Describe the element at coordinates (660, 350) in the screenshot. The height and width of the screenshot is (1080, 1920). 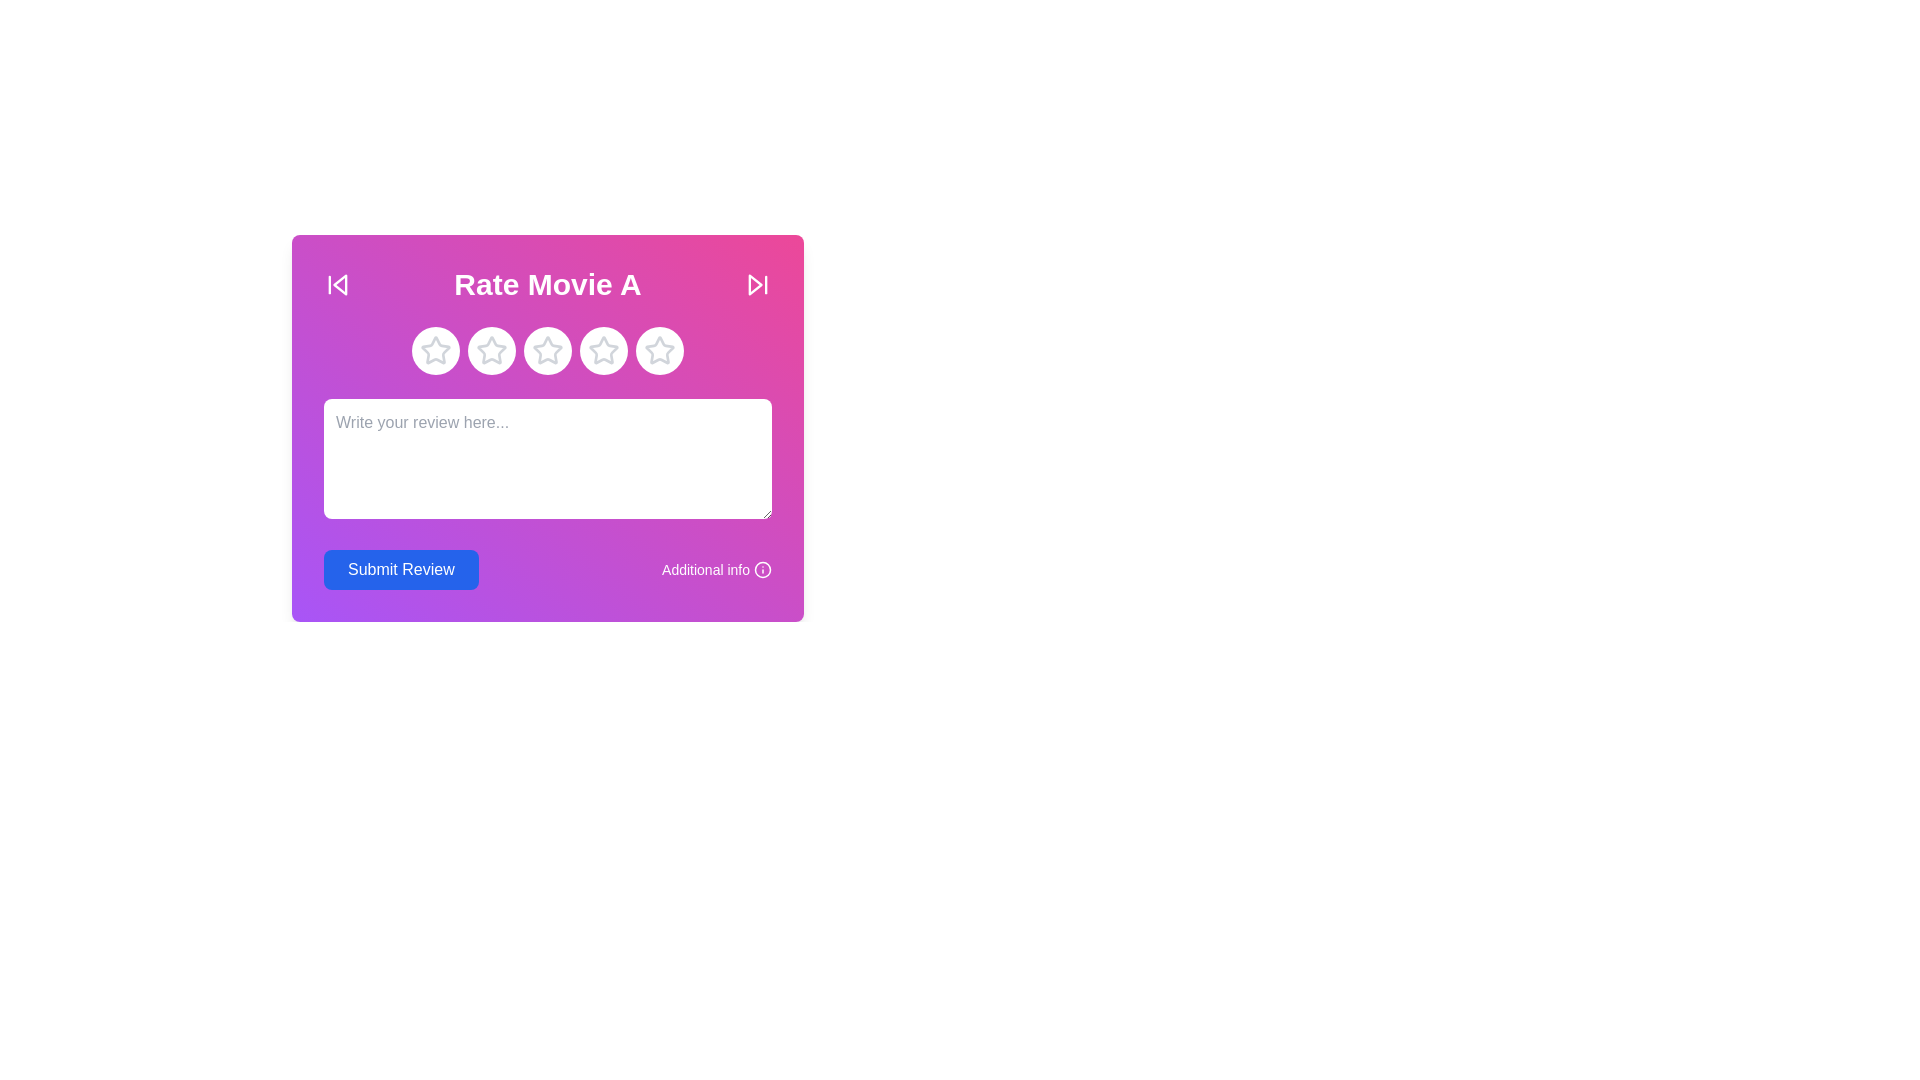
I see `the rightmost star icon in the 'Rate Movie A' module` at that location.